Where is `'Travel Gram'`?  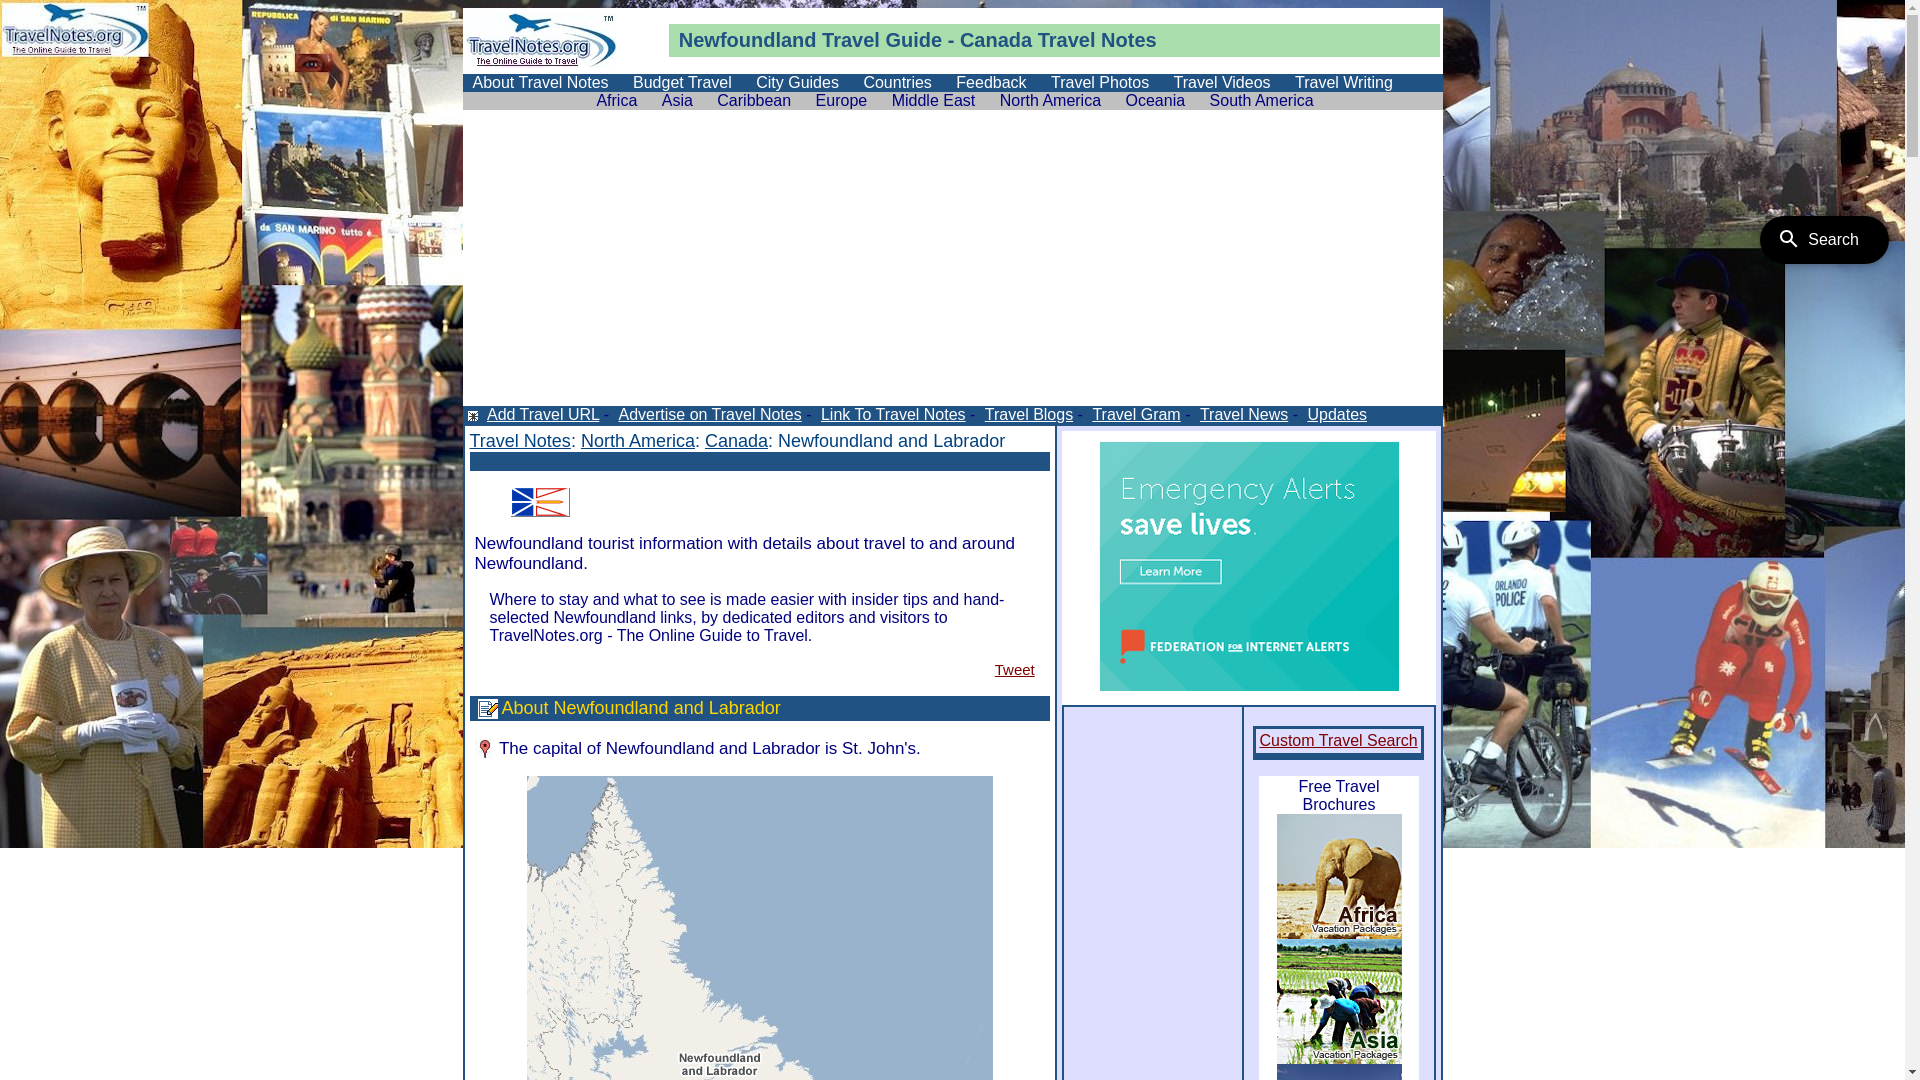
'Travel Gram' is located at coordinates (1088, 413).